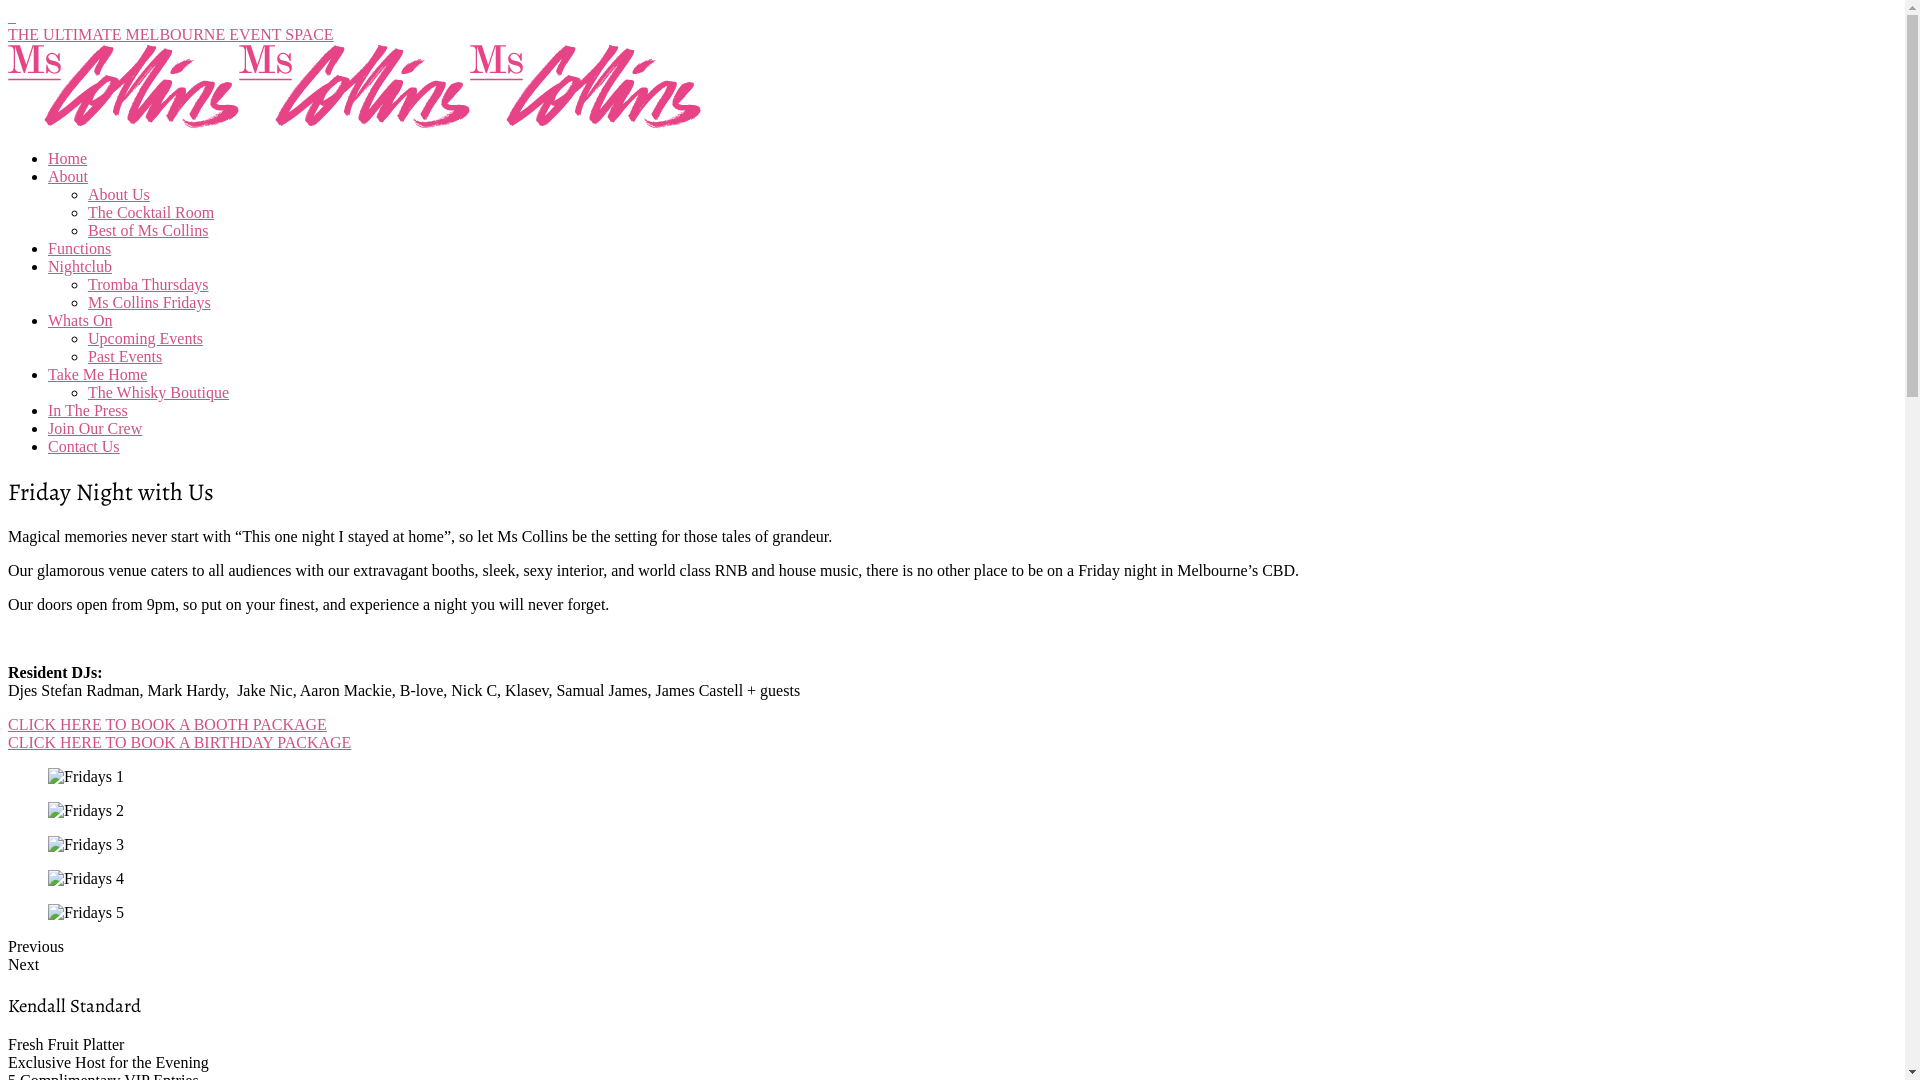  Describe the element at coordinates (86, 212) in the screenshot. I see `'The Cocktail Room'` at that location.